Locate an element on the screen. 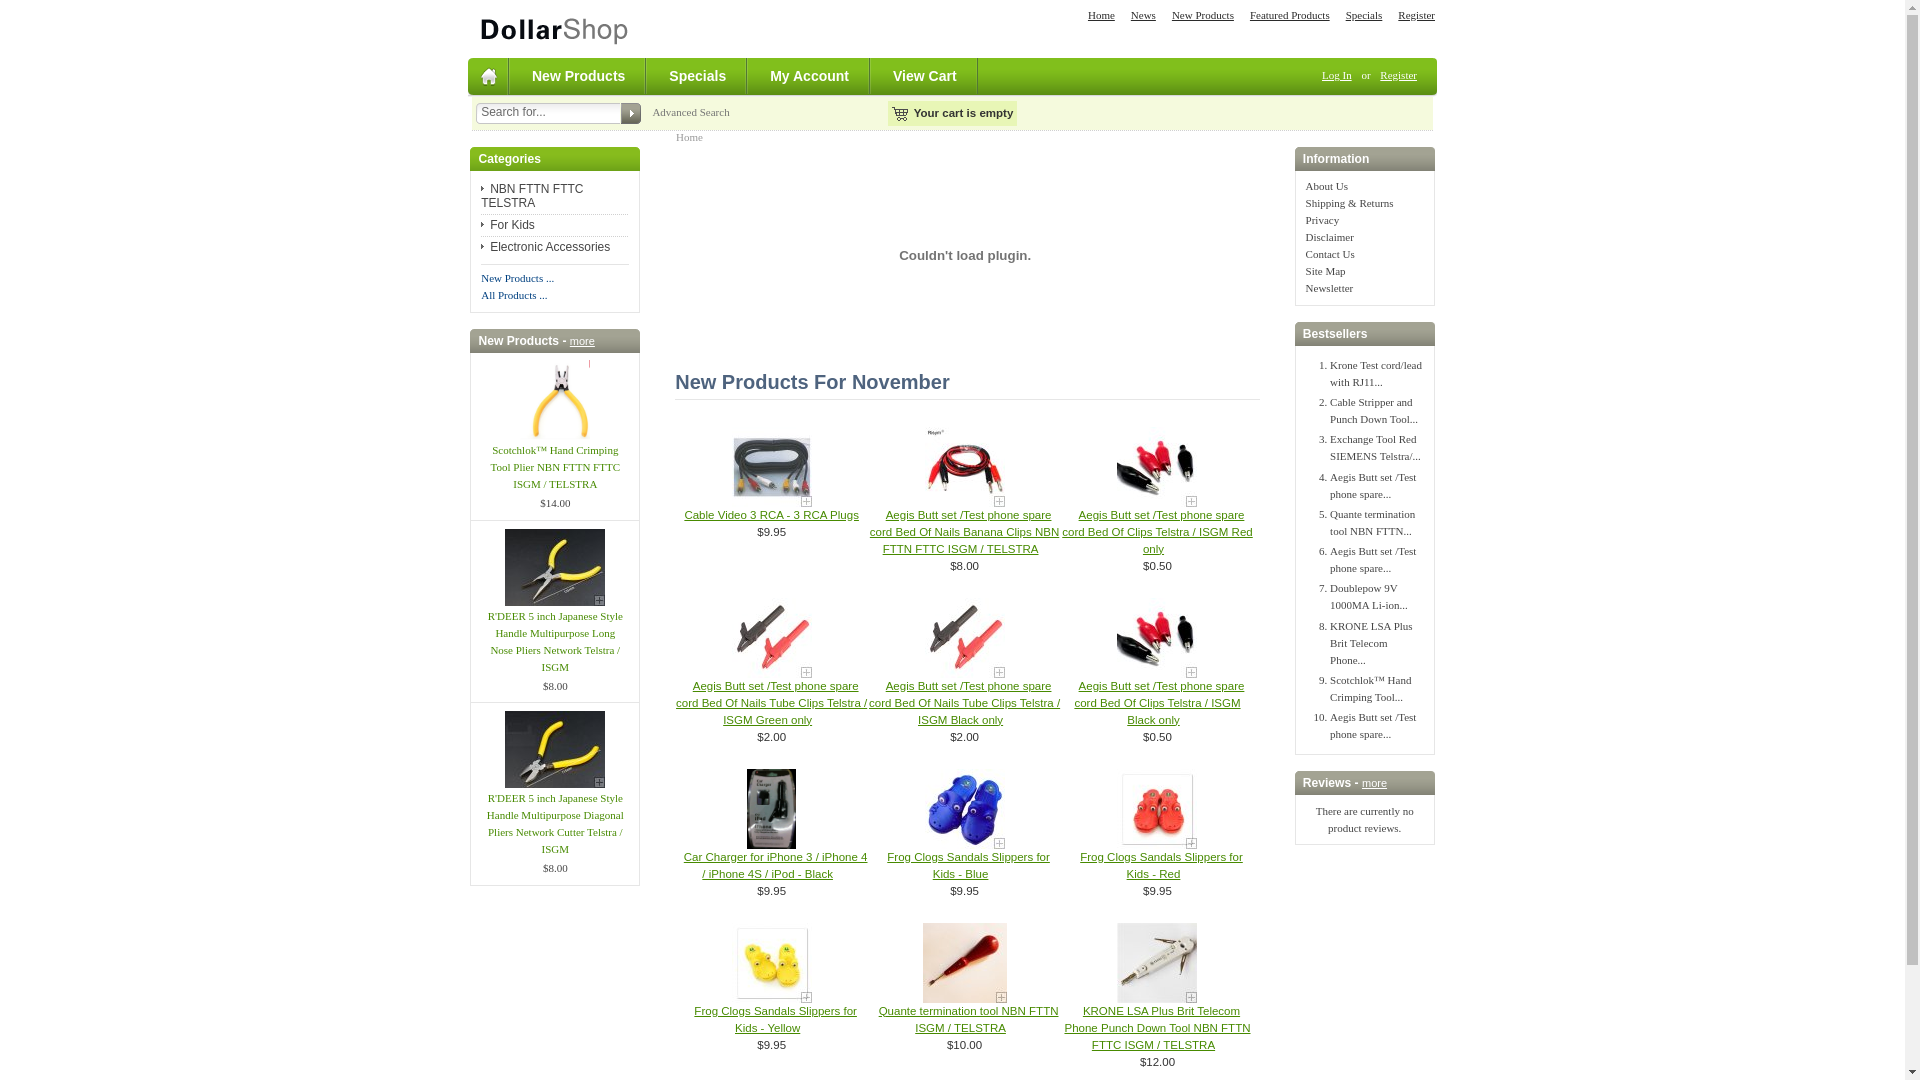 The height and width of the screenshot is (1080, 1920). 'Register' is located at coordinates (1397, 73).